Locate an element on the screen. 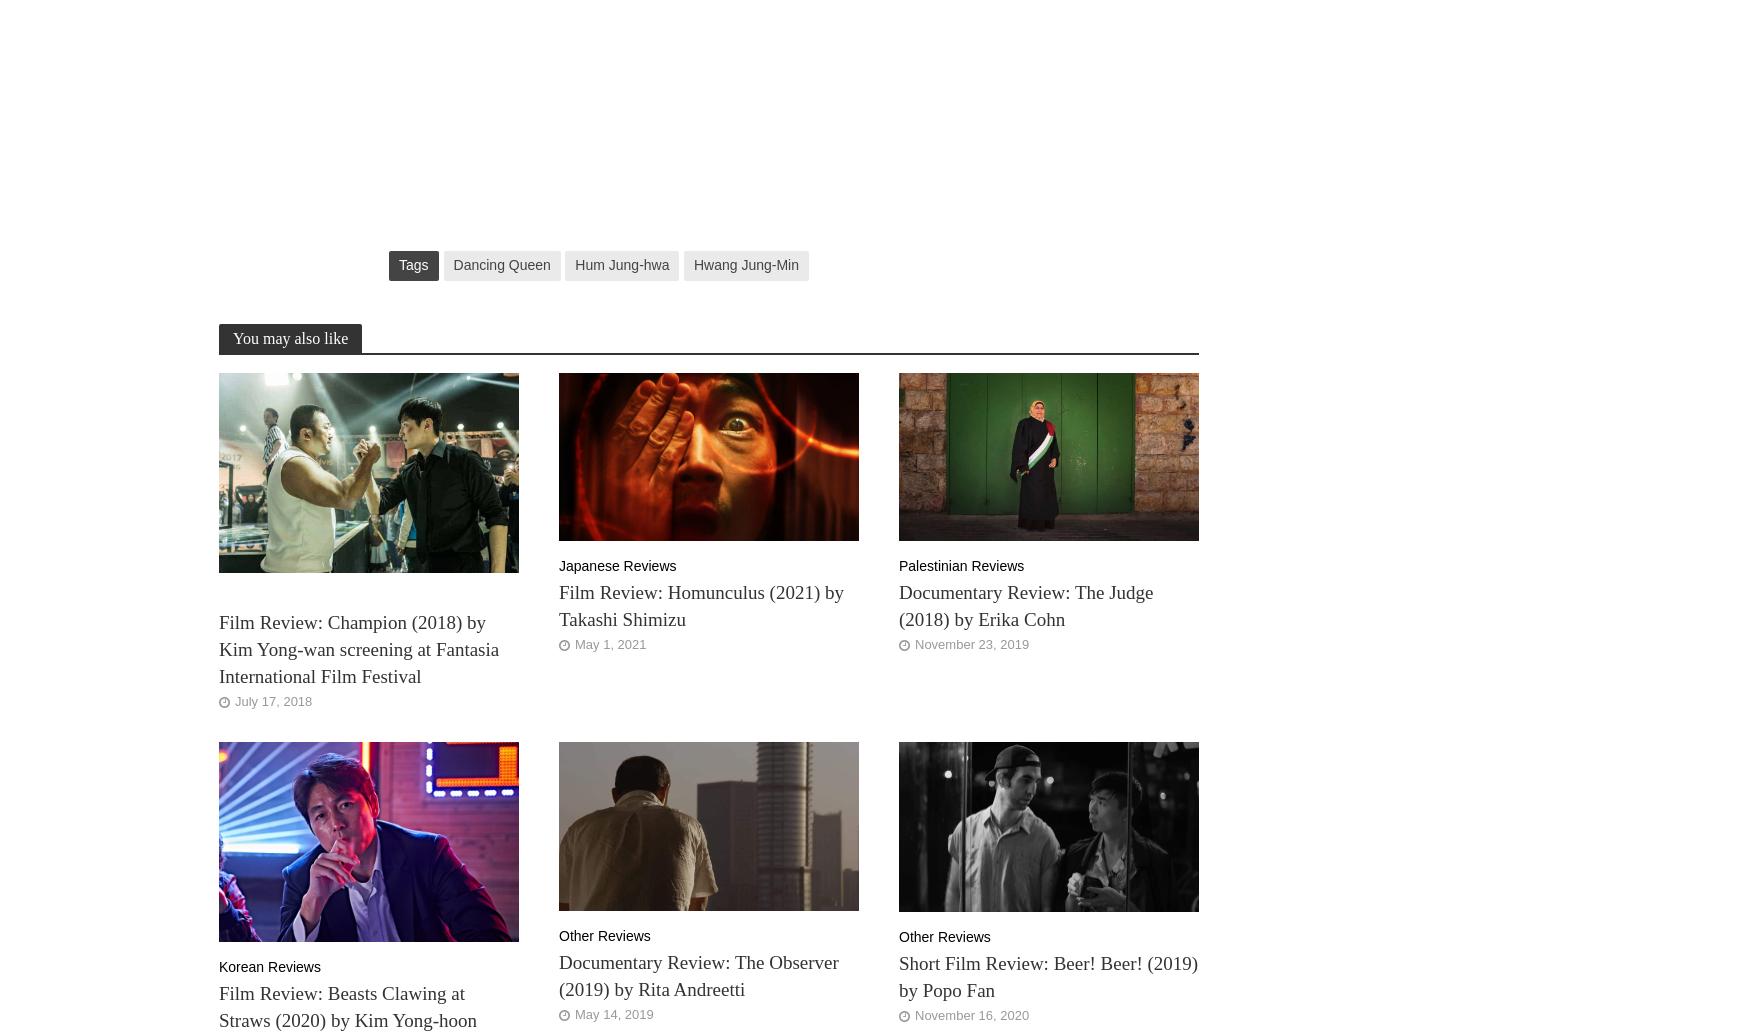 This screenshot has width=1758, height=1035. 'Short Film Review: Beer! Beer! (2019) by Popo Fan' is located at coordinates (899, 976).